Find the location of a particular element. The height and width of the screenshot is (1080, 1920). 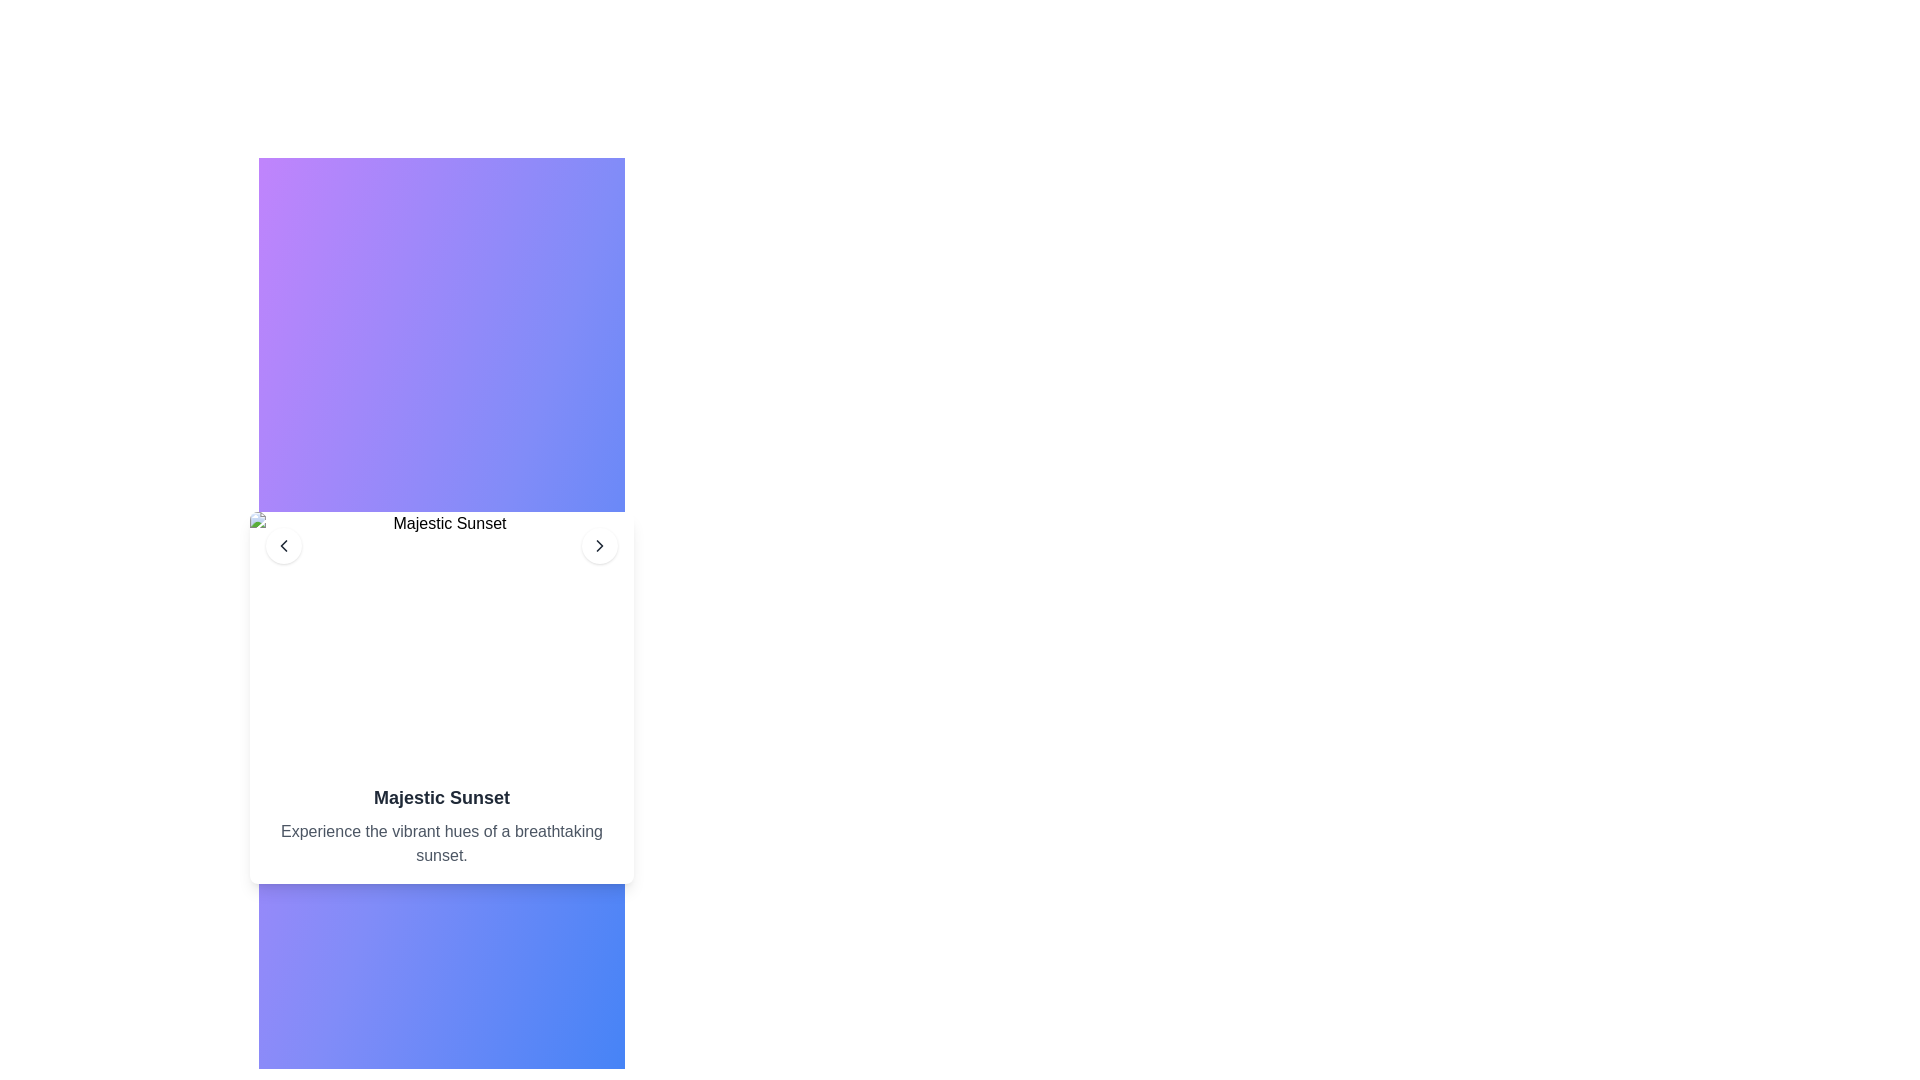

the Chevron navigation icon located in the circular button at the top-right corner of the card interface is located at coordinates (599, 546).